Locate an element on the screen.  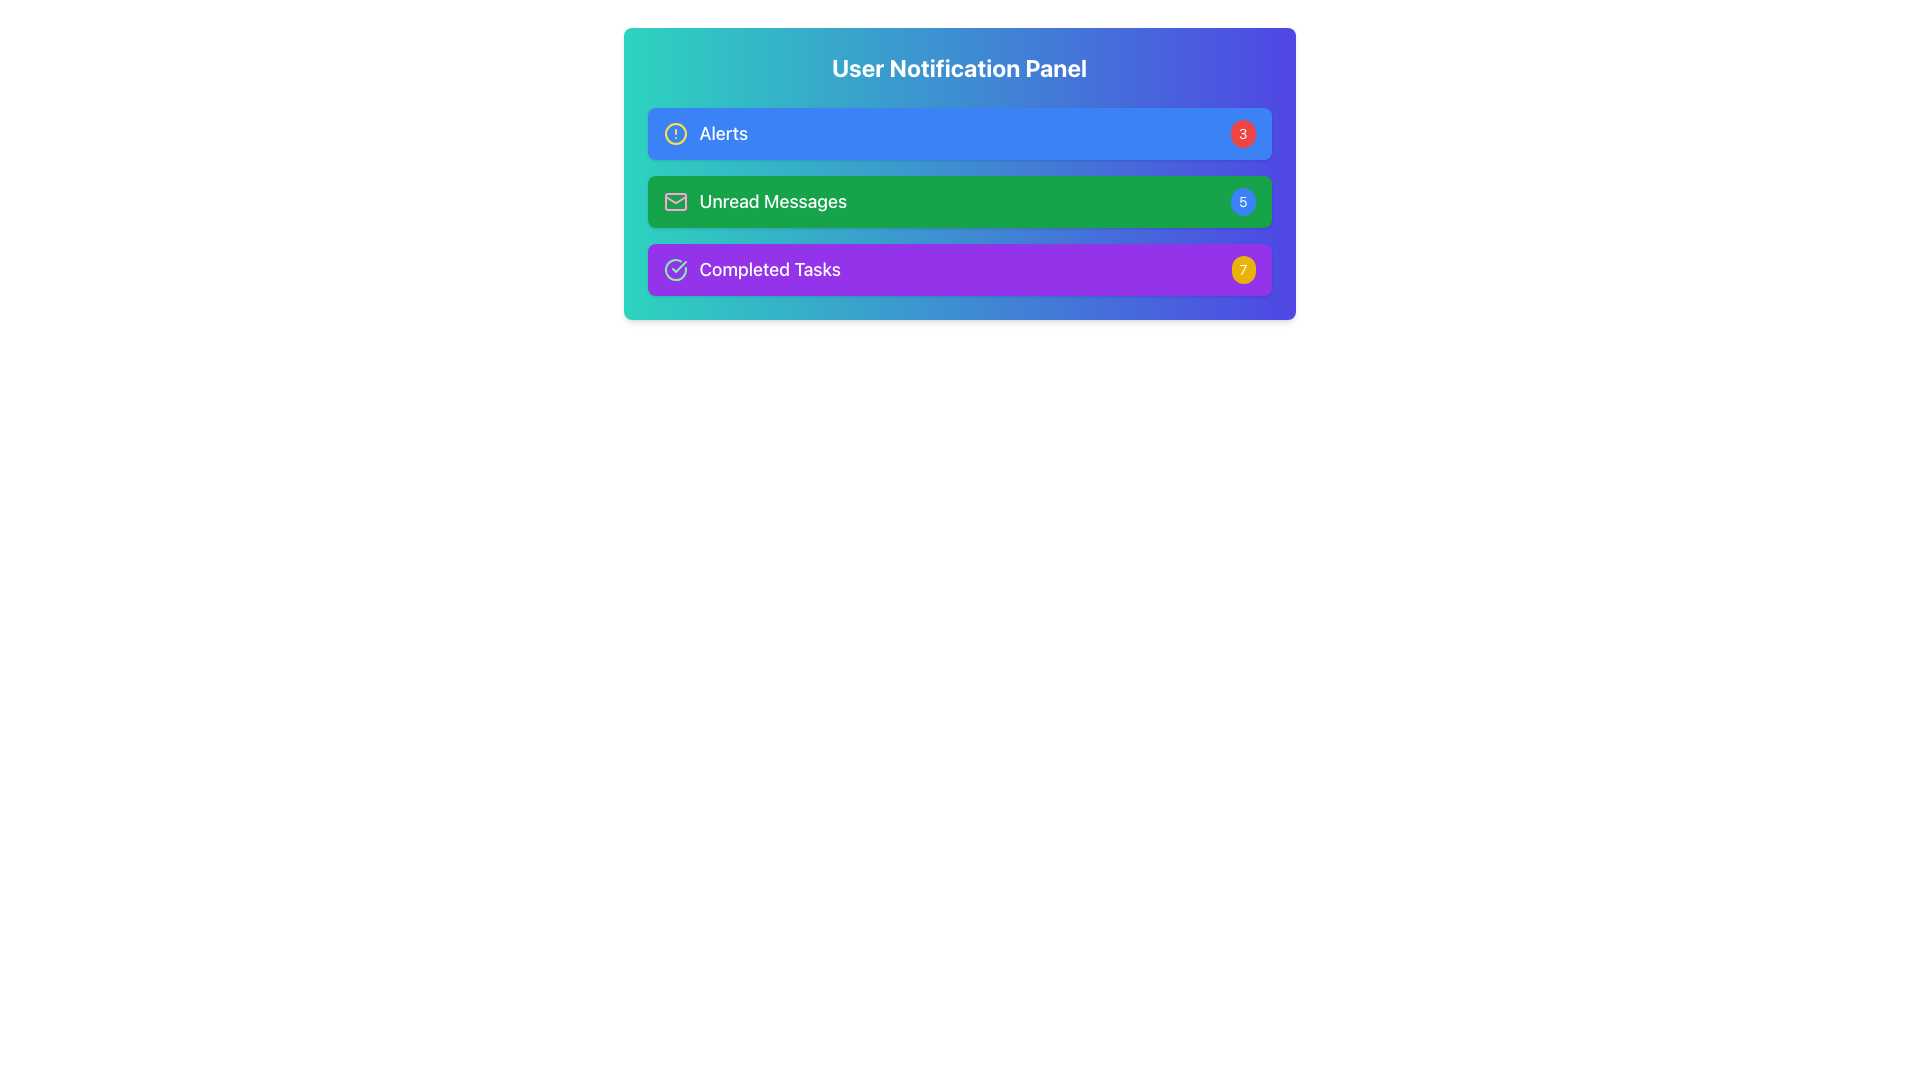
the appearance of the circular green checkmark icon located immediately to the left of the 'Completed Tasks' text is located at coordinates (675, 270).